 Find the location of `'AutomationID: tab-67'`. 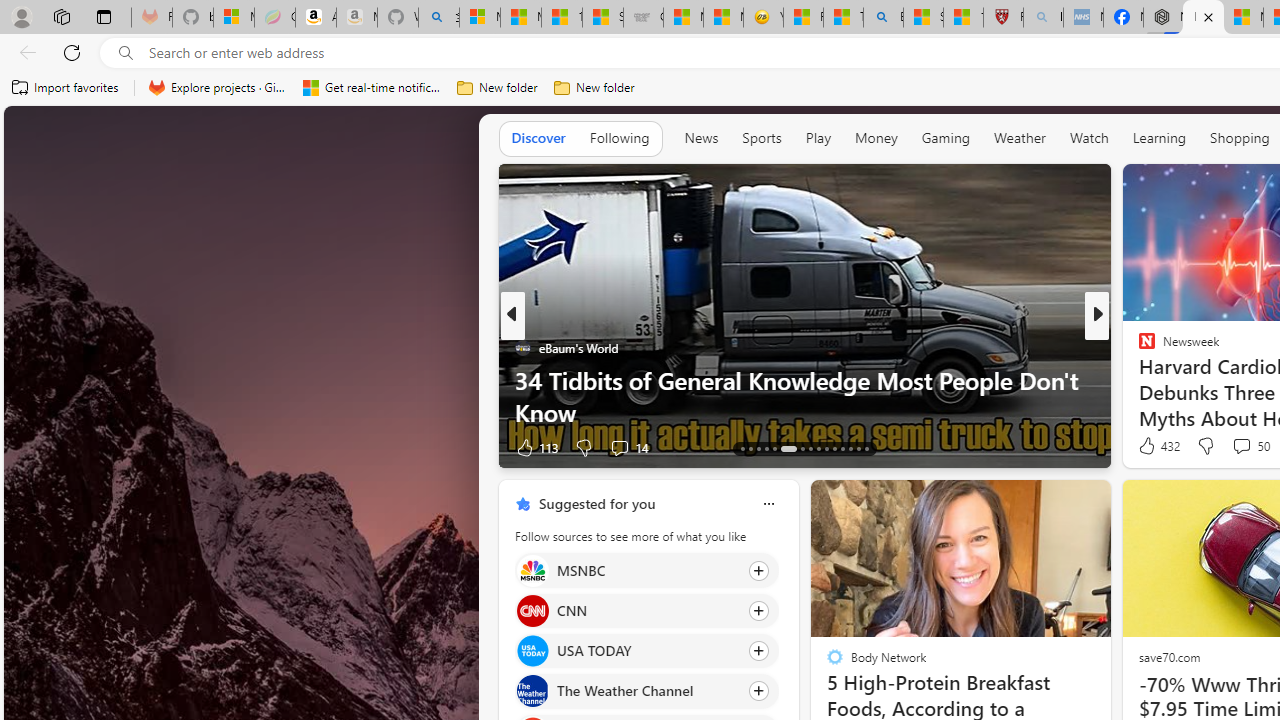

'AutomationID: tab-67' is located at coordinates (749, 447).